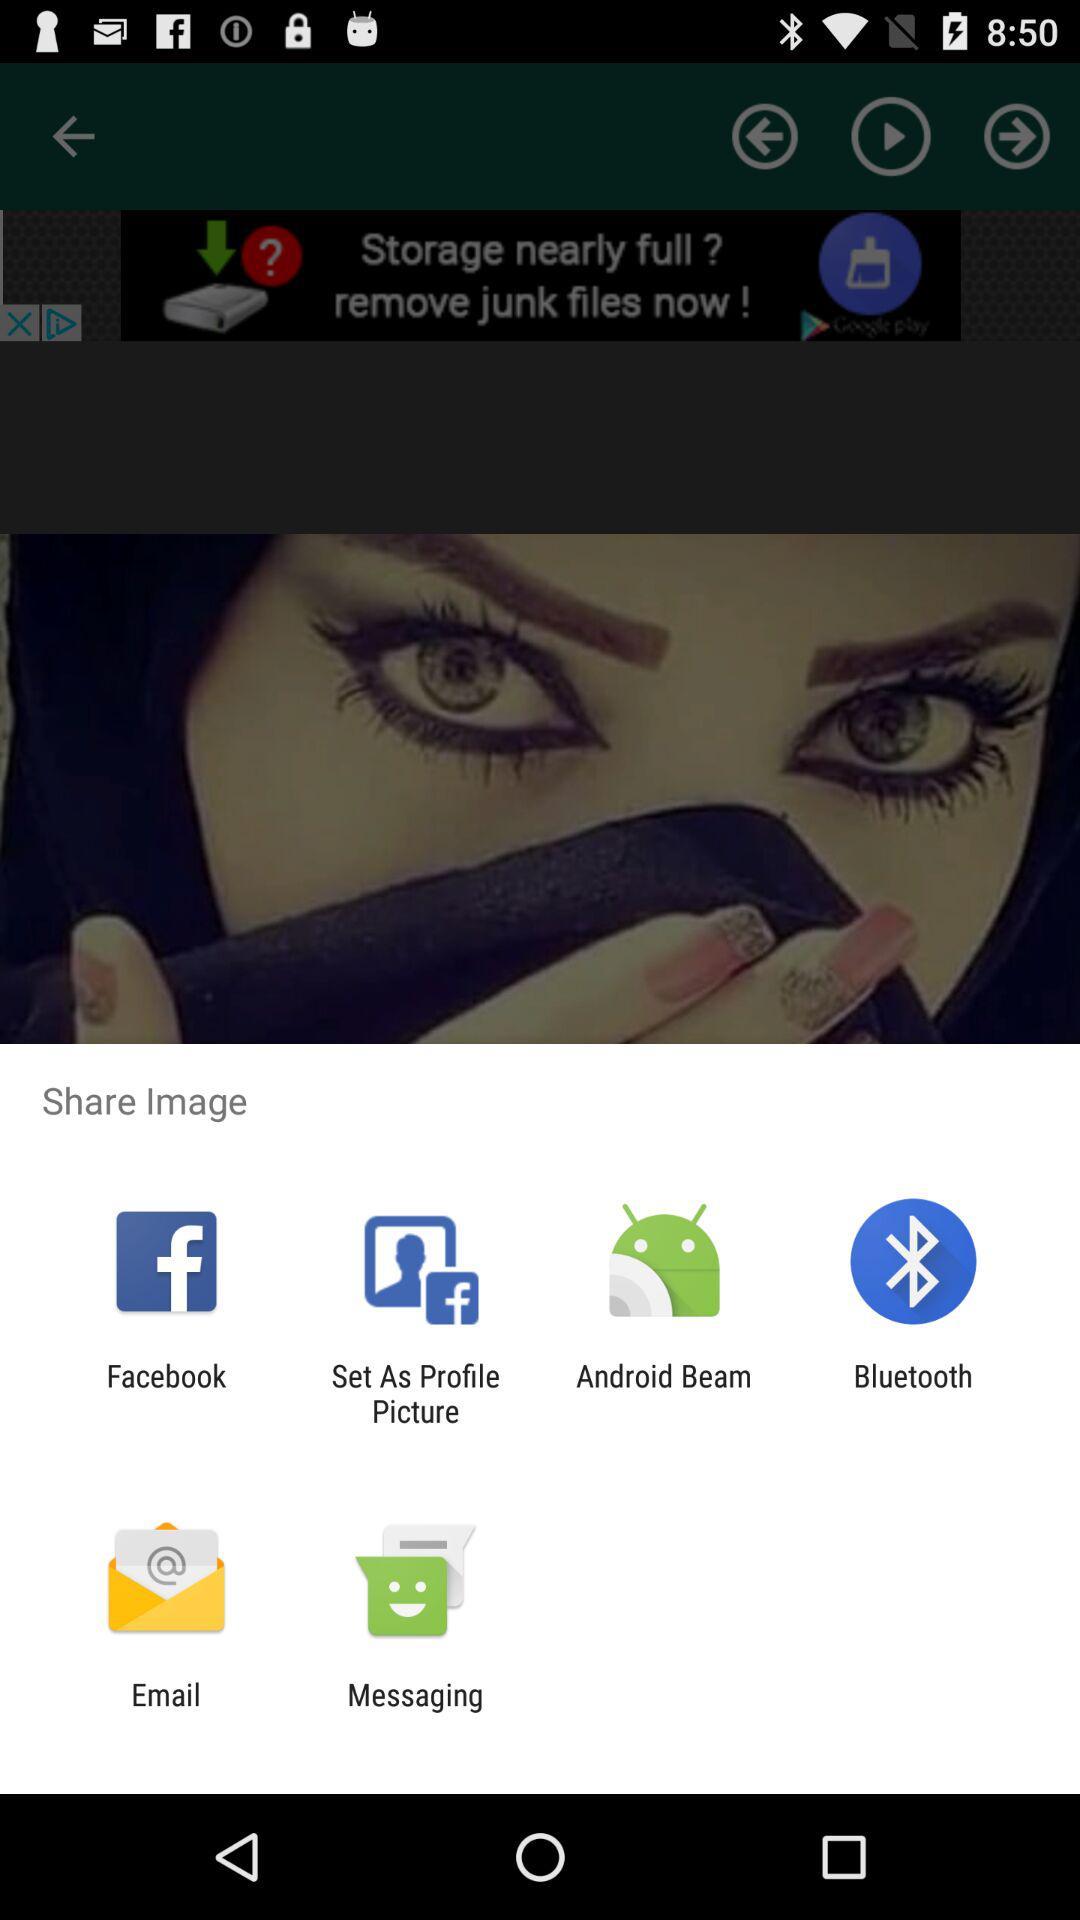 Image resolution: width=1080 pixels, height=1920 pixels. Describe the element at coordinates (664, 1392) in the screenshot. I see `app next to bluetooth icon` at that location.